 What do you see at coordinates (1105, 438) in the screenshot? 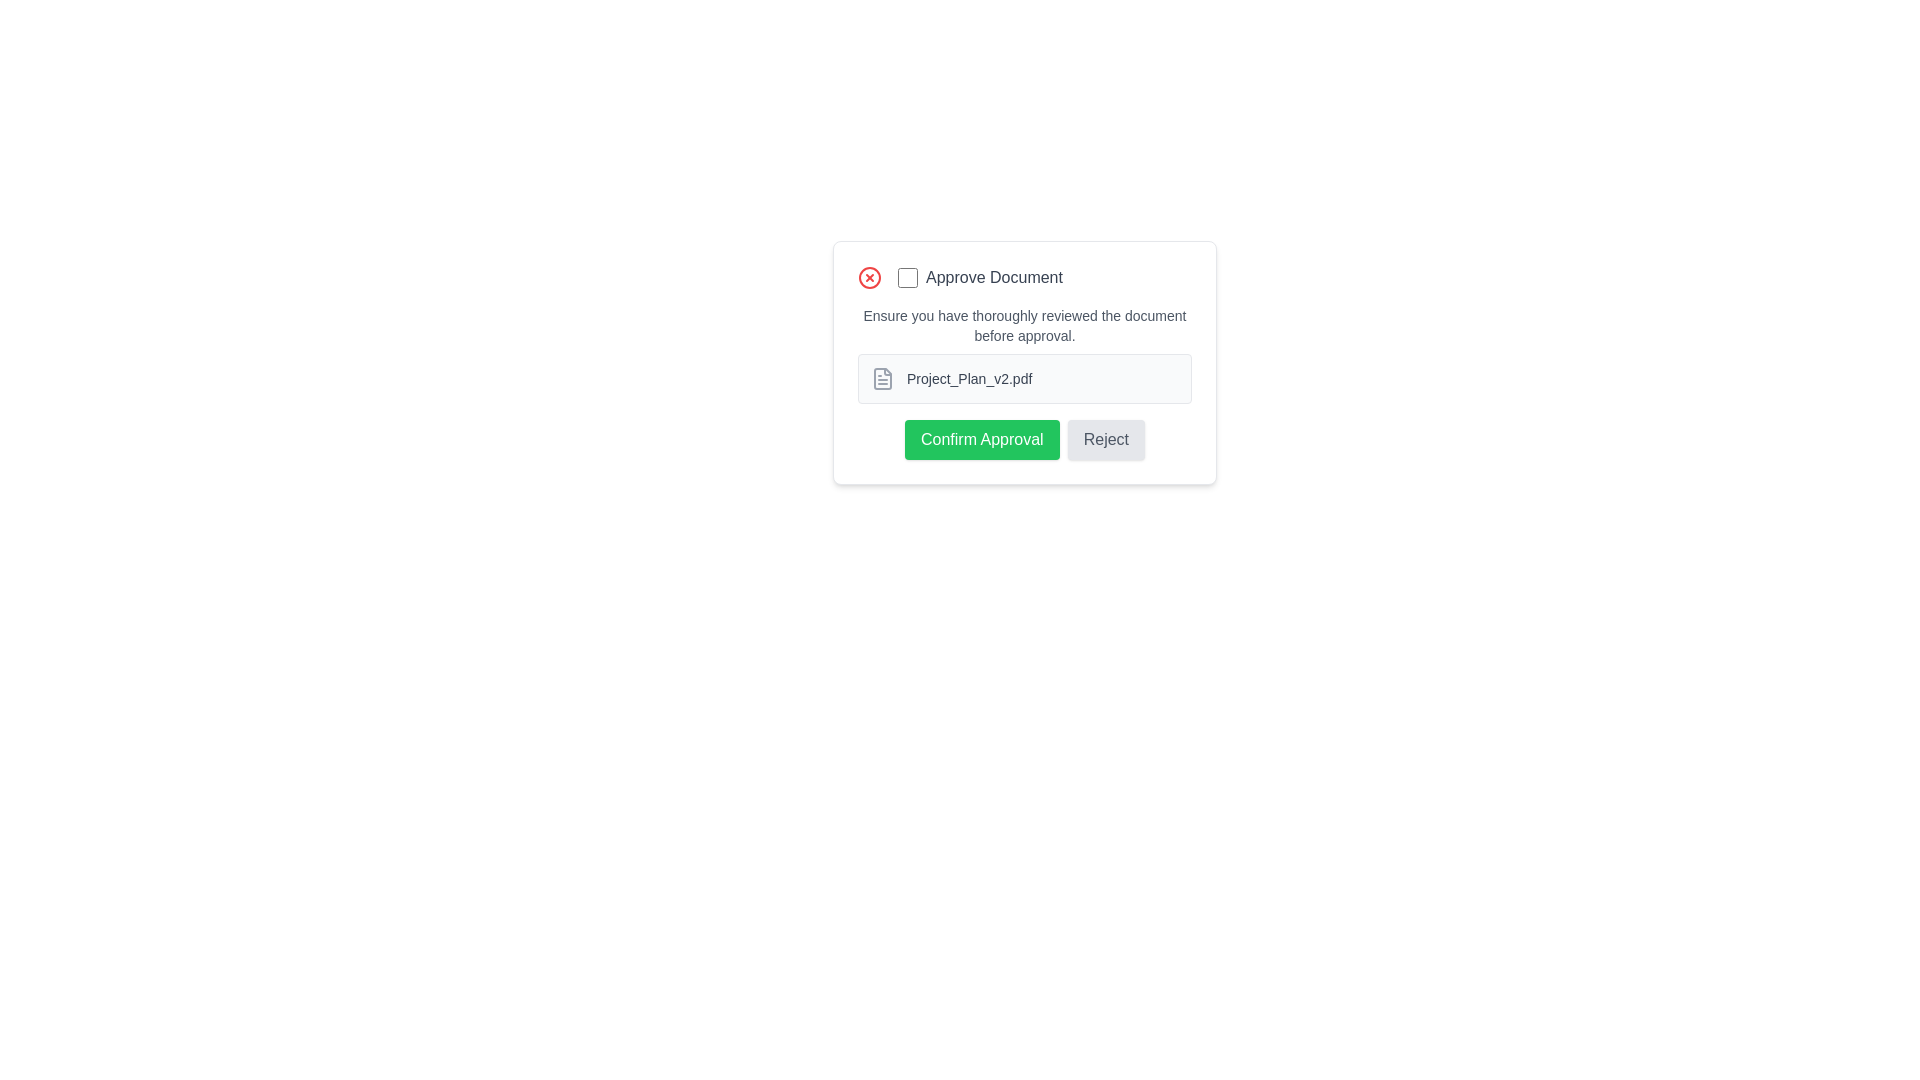
I see `the 'Reject' button located to the immediate right of the 'Confirm Approval' button` at bounding box center [1105, 438].